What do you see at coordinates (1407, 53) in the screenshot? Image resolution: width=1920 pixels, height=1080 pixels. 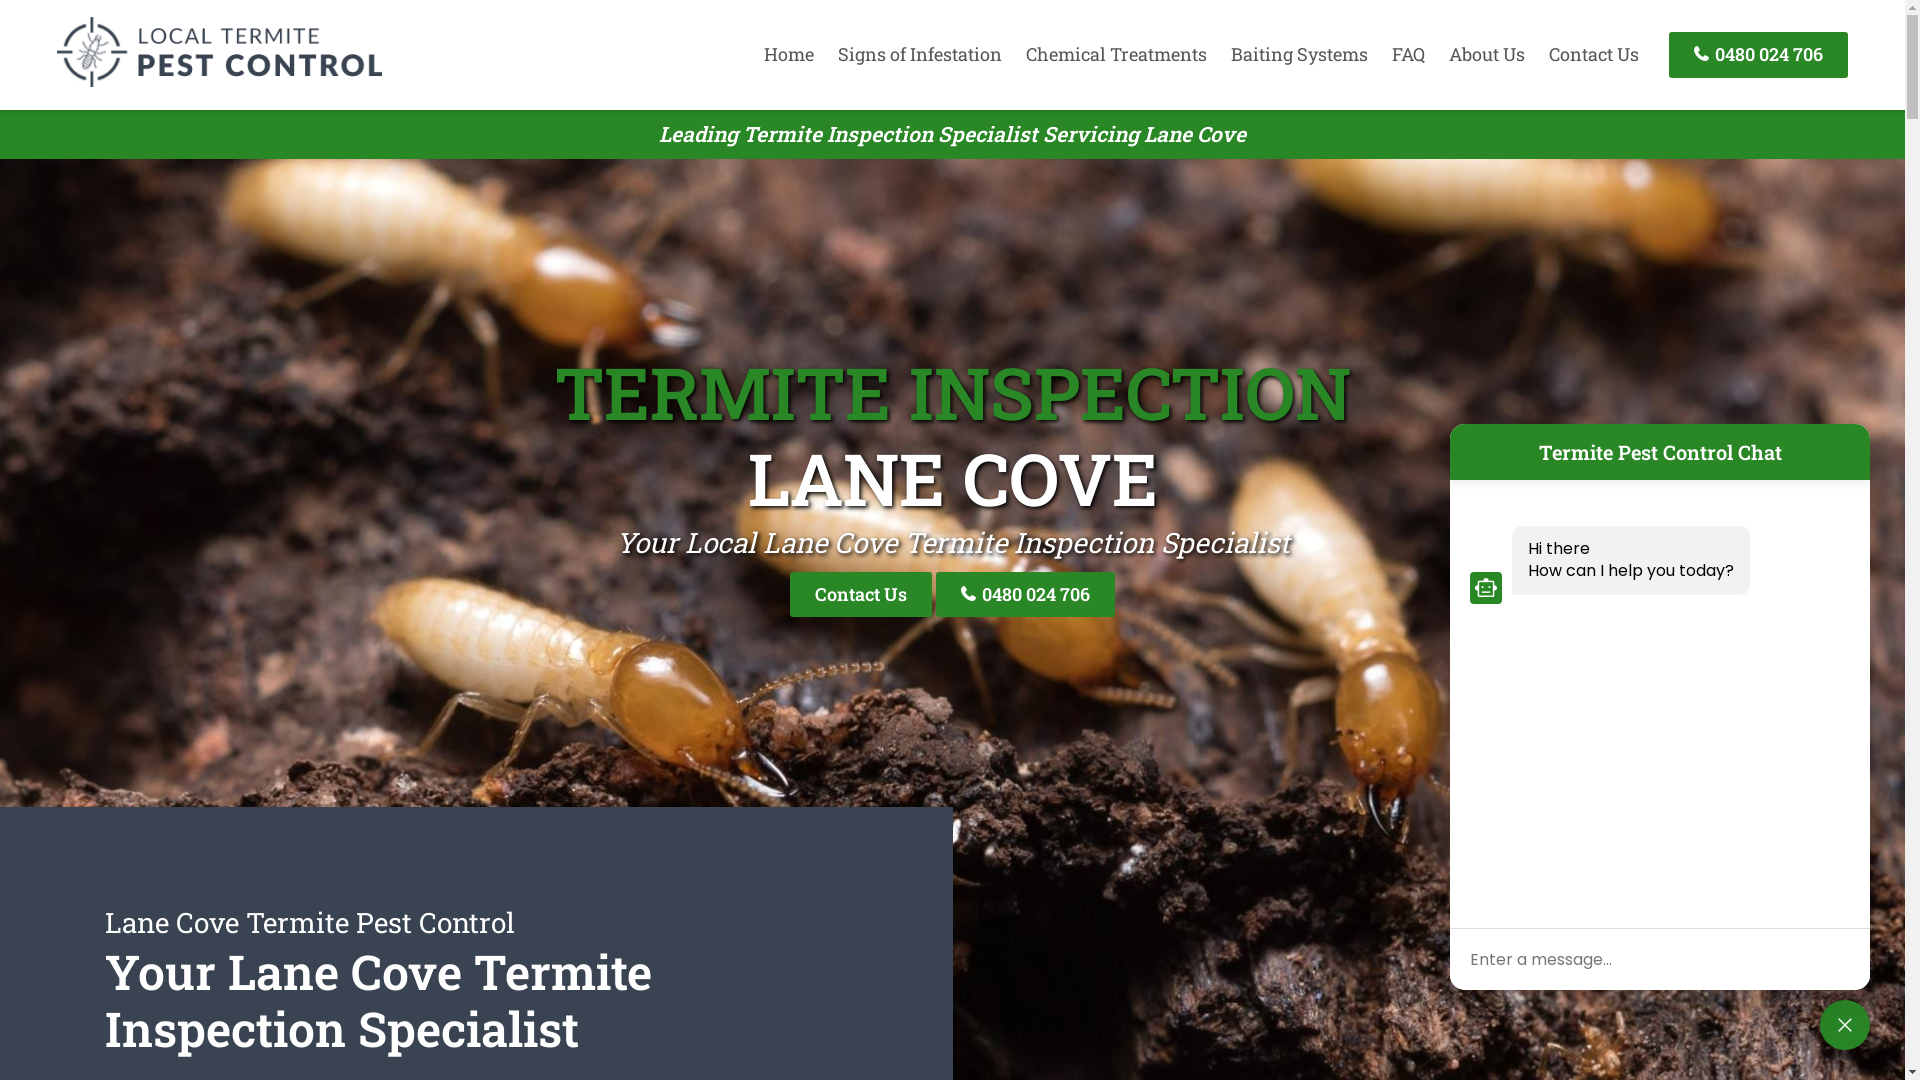 I see `'FAQ'` at bounding box center [1407, 53].